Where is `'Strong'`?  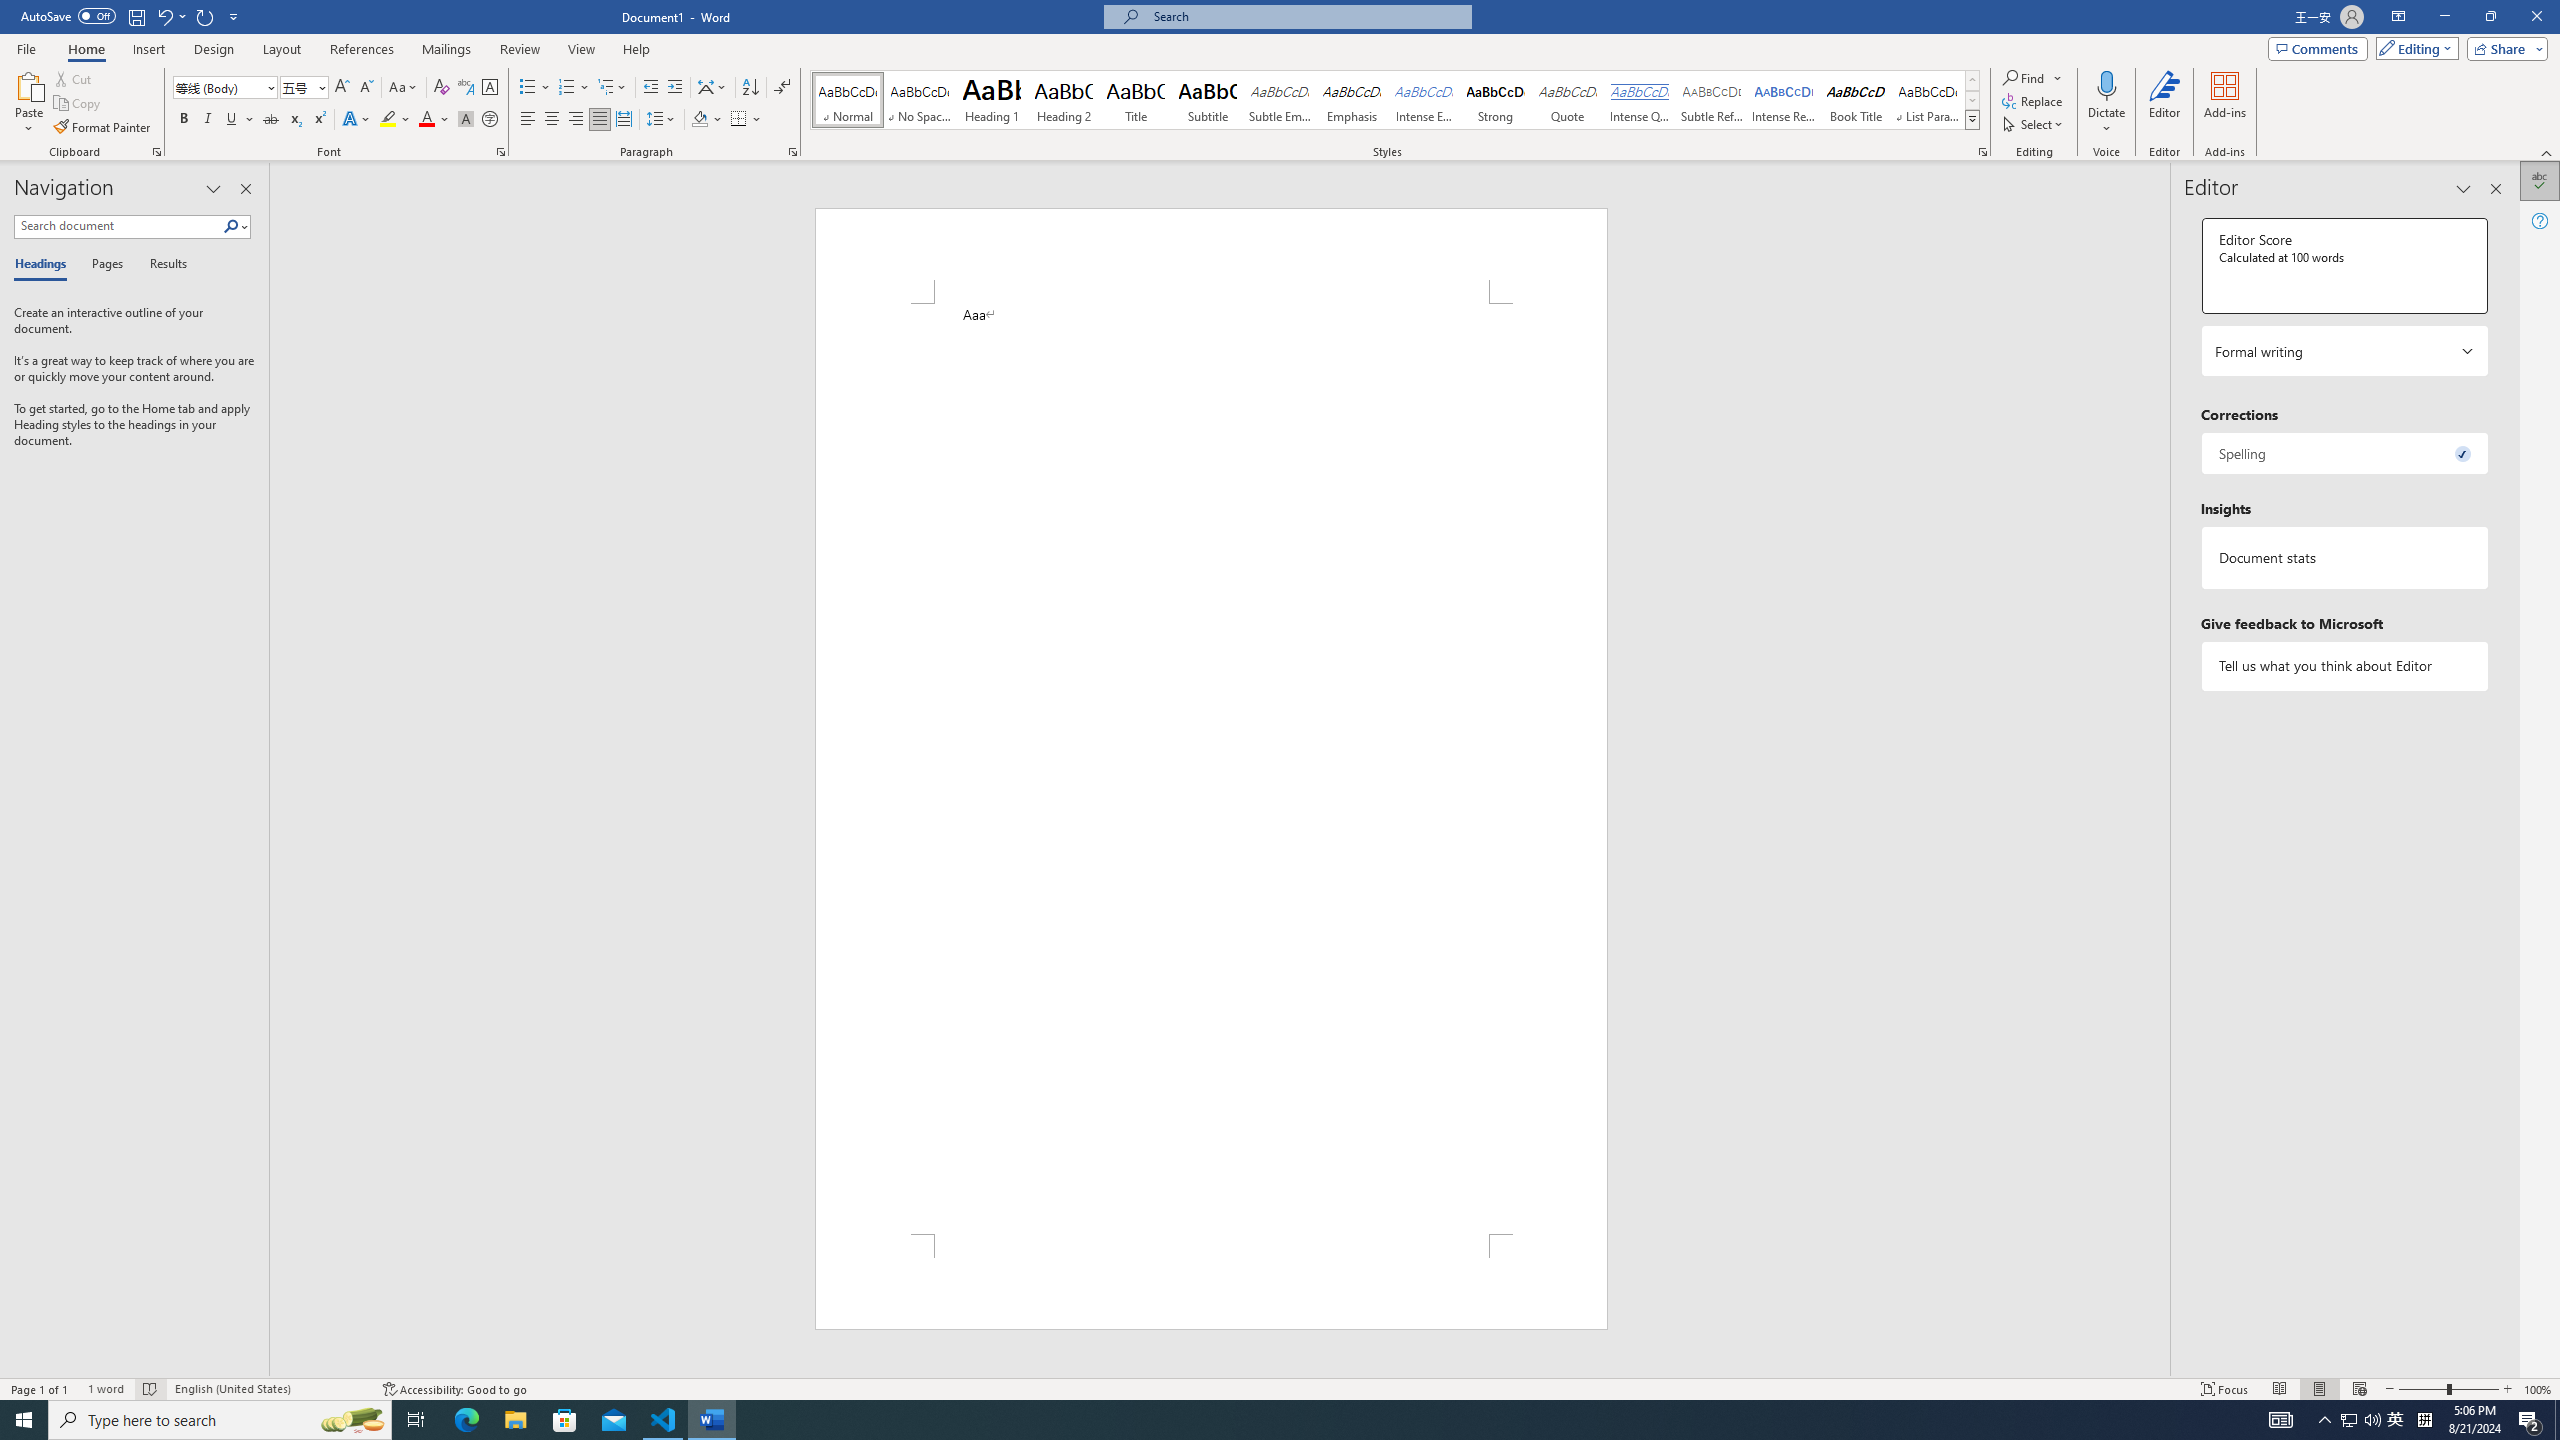
'Strong' is located at coordinates (1495, 99).